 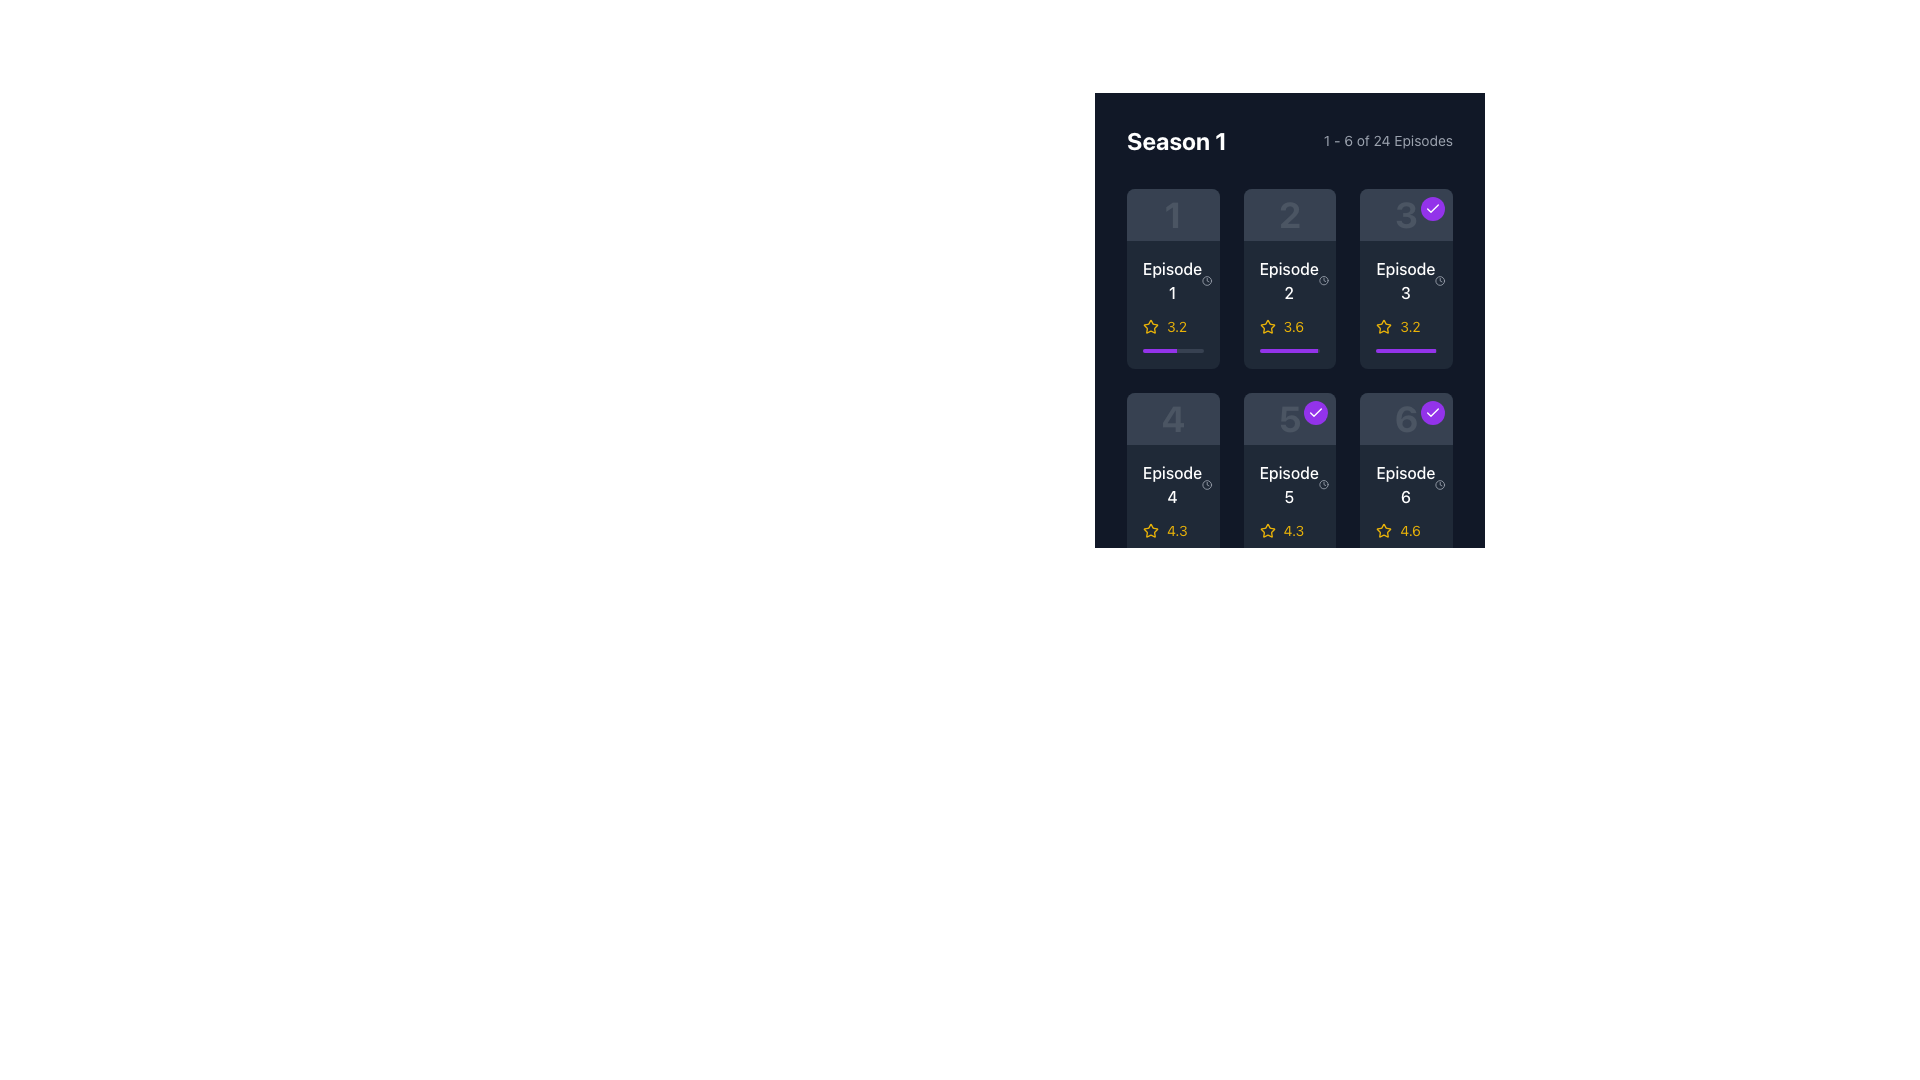 I want to click on text of the episode label indicating 'Episode 3', located in the top-right corner of the episode card, so click(x=1404, y=281).